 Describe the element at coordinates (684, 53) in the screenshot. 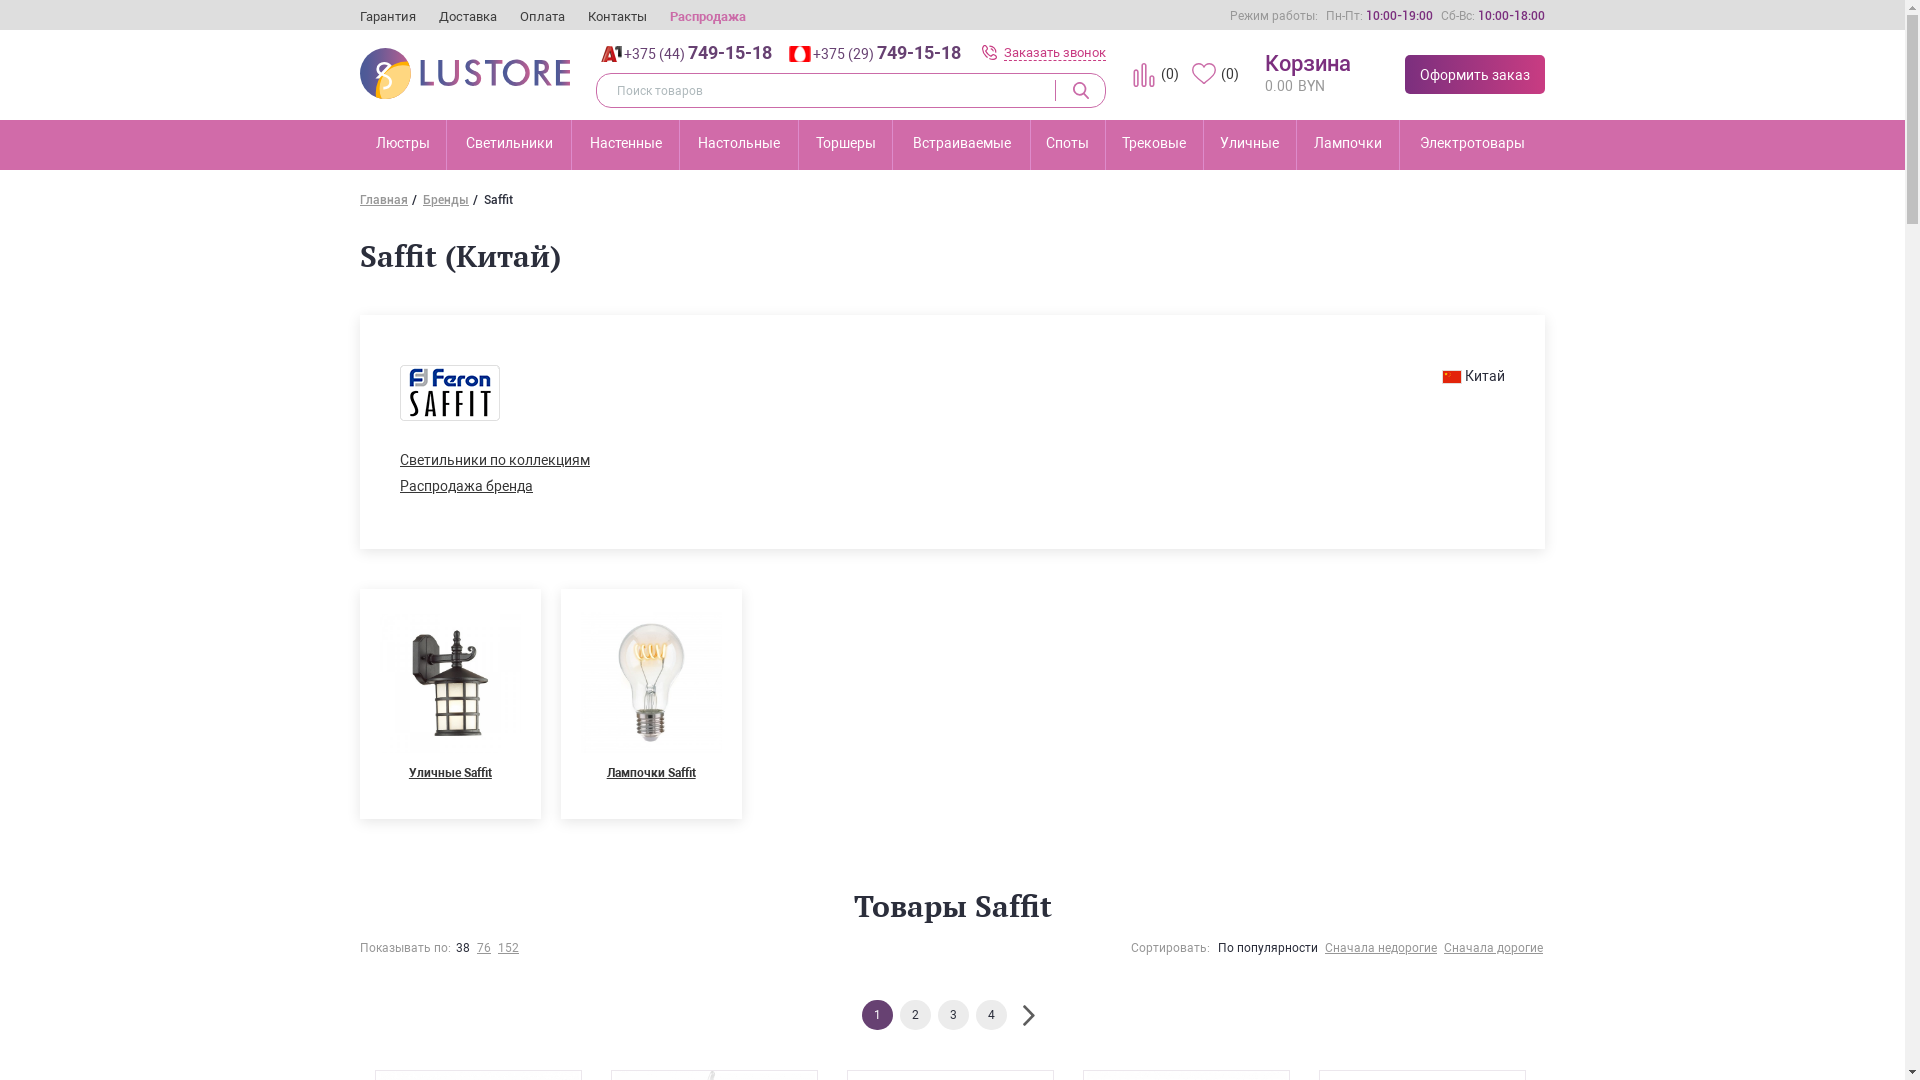

I see `'+375 (44) 749-15-18'` at that location.